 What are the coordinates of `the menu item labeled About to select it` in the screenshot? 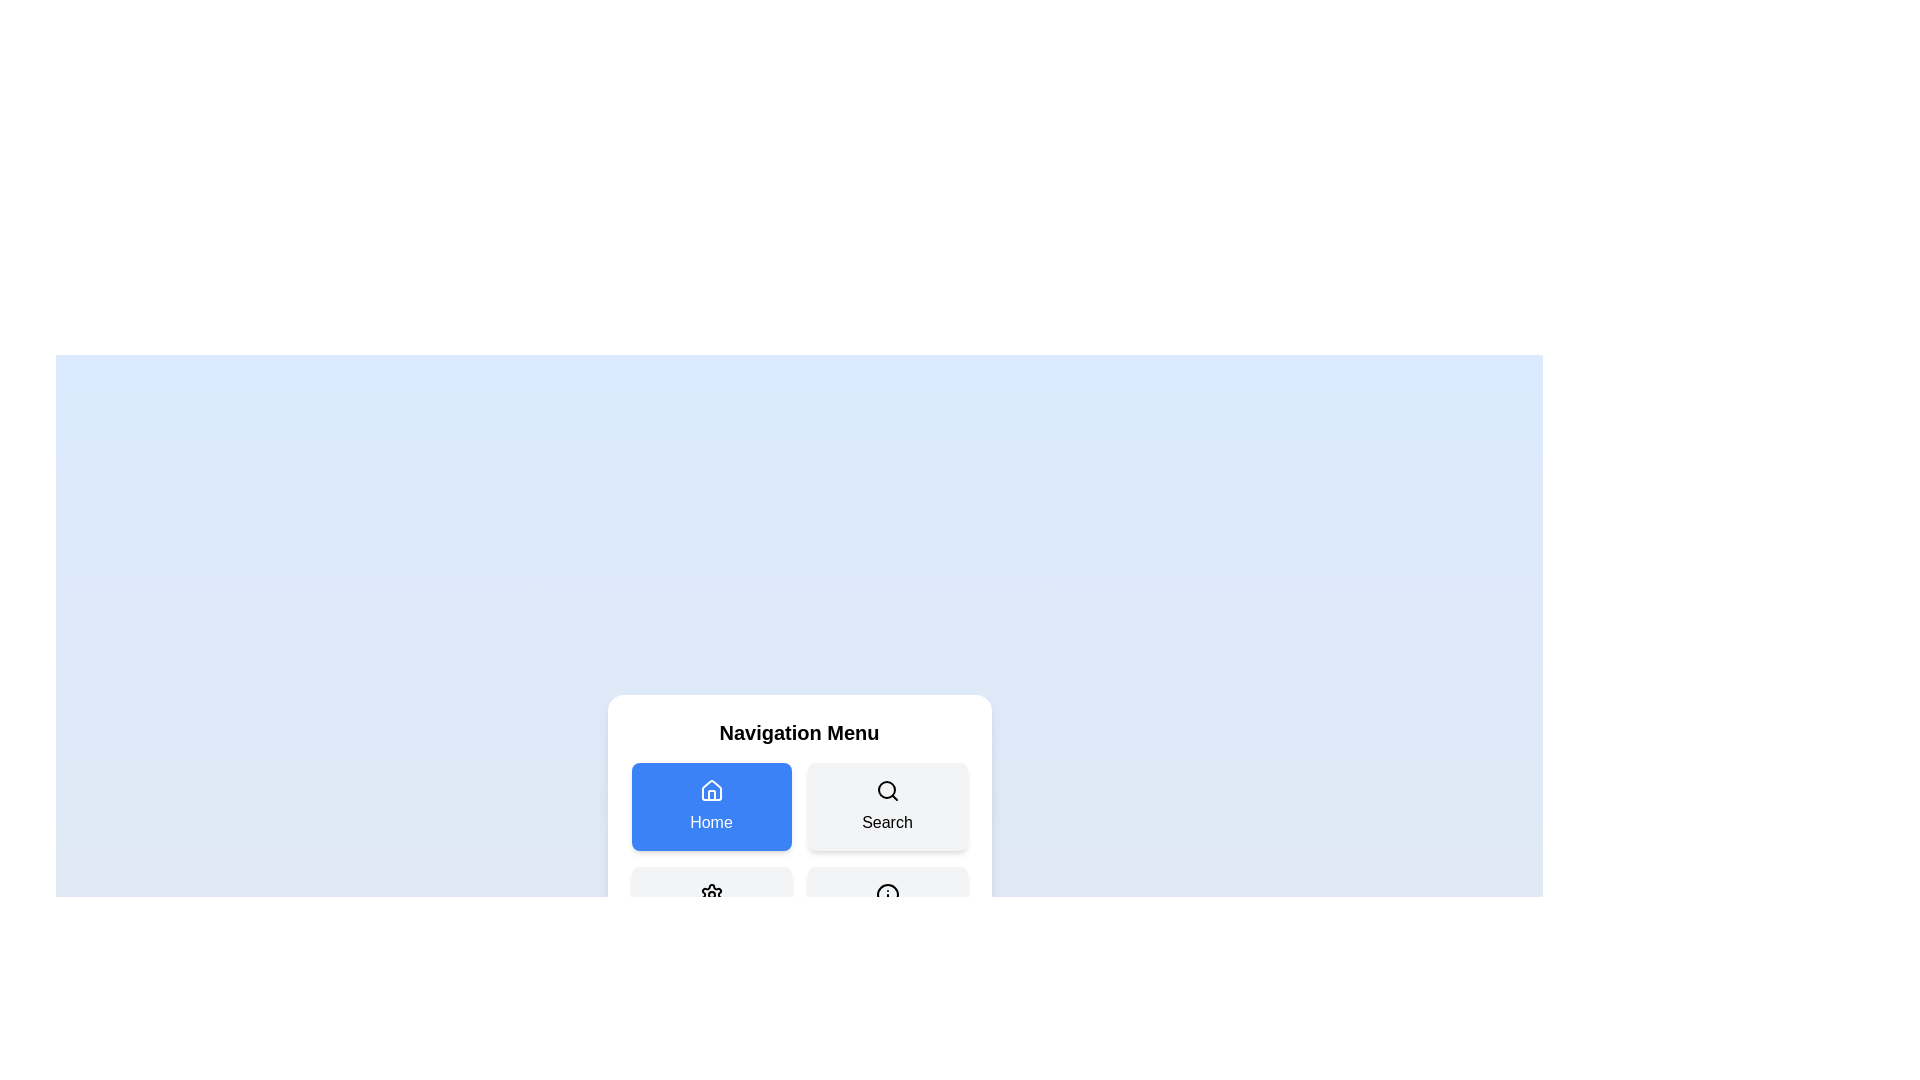 It's located at (886, 910).